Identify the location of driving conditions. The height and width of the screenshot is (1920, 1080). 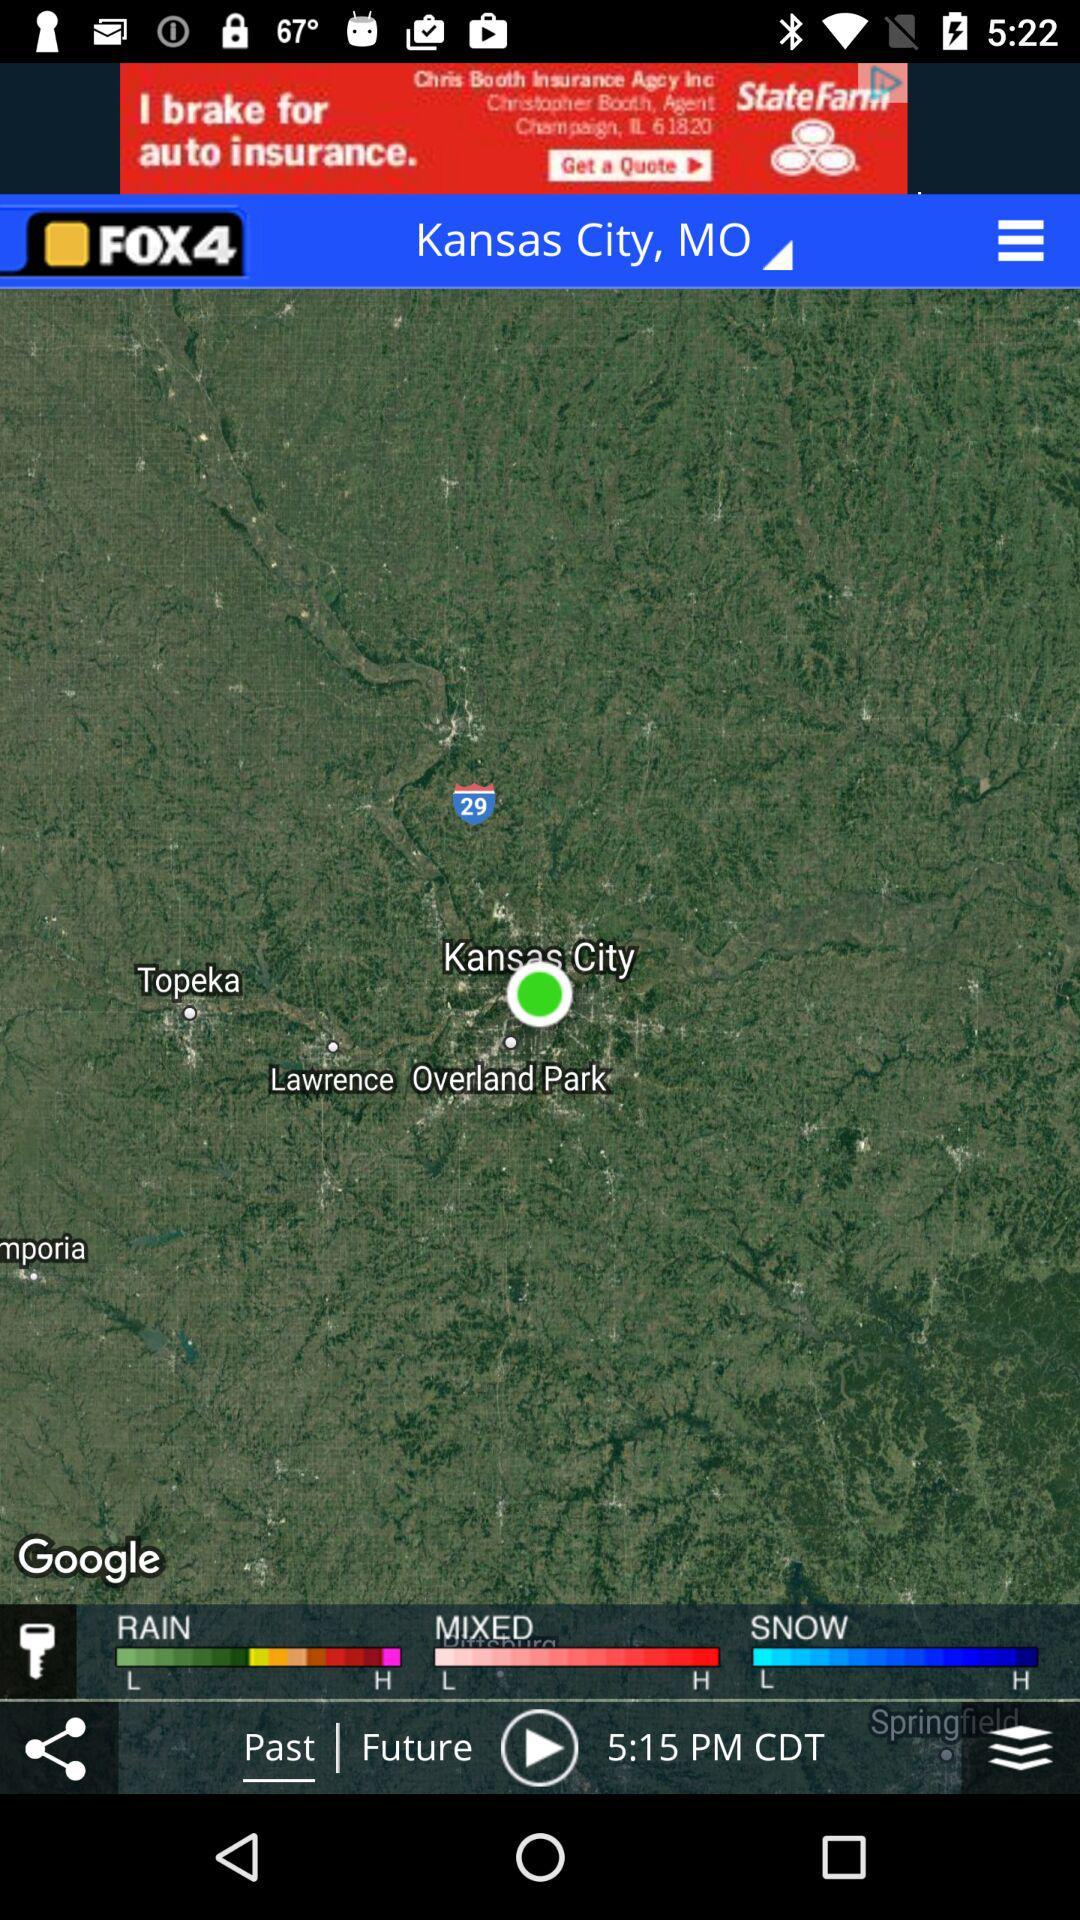
(38, 1651).